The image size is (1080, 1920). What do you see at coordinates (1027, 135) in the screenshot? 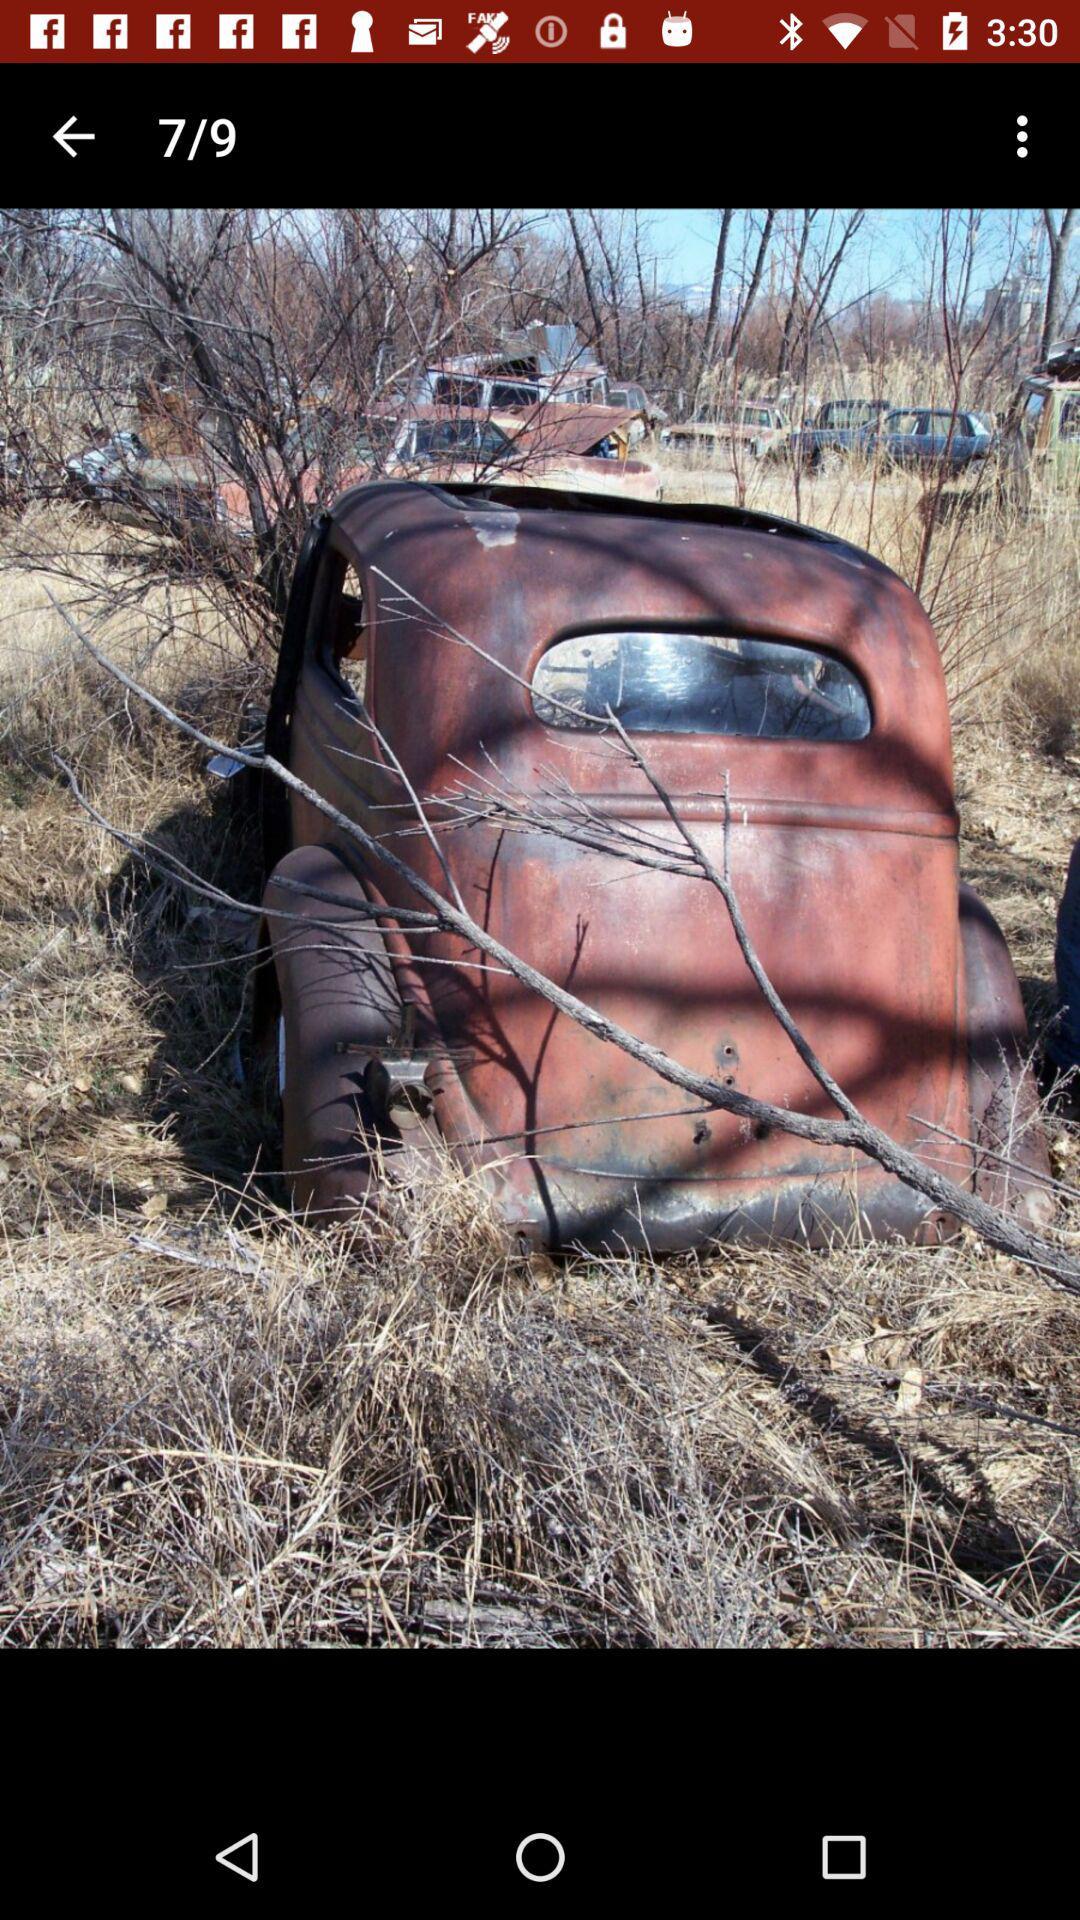
I see `the icon to the right of 7/9` at bounding box center [1027, 135].